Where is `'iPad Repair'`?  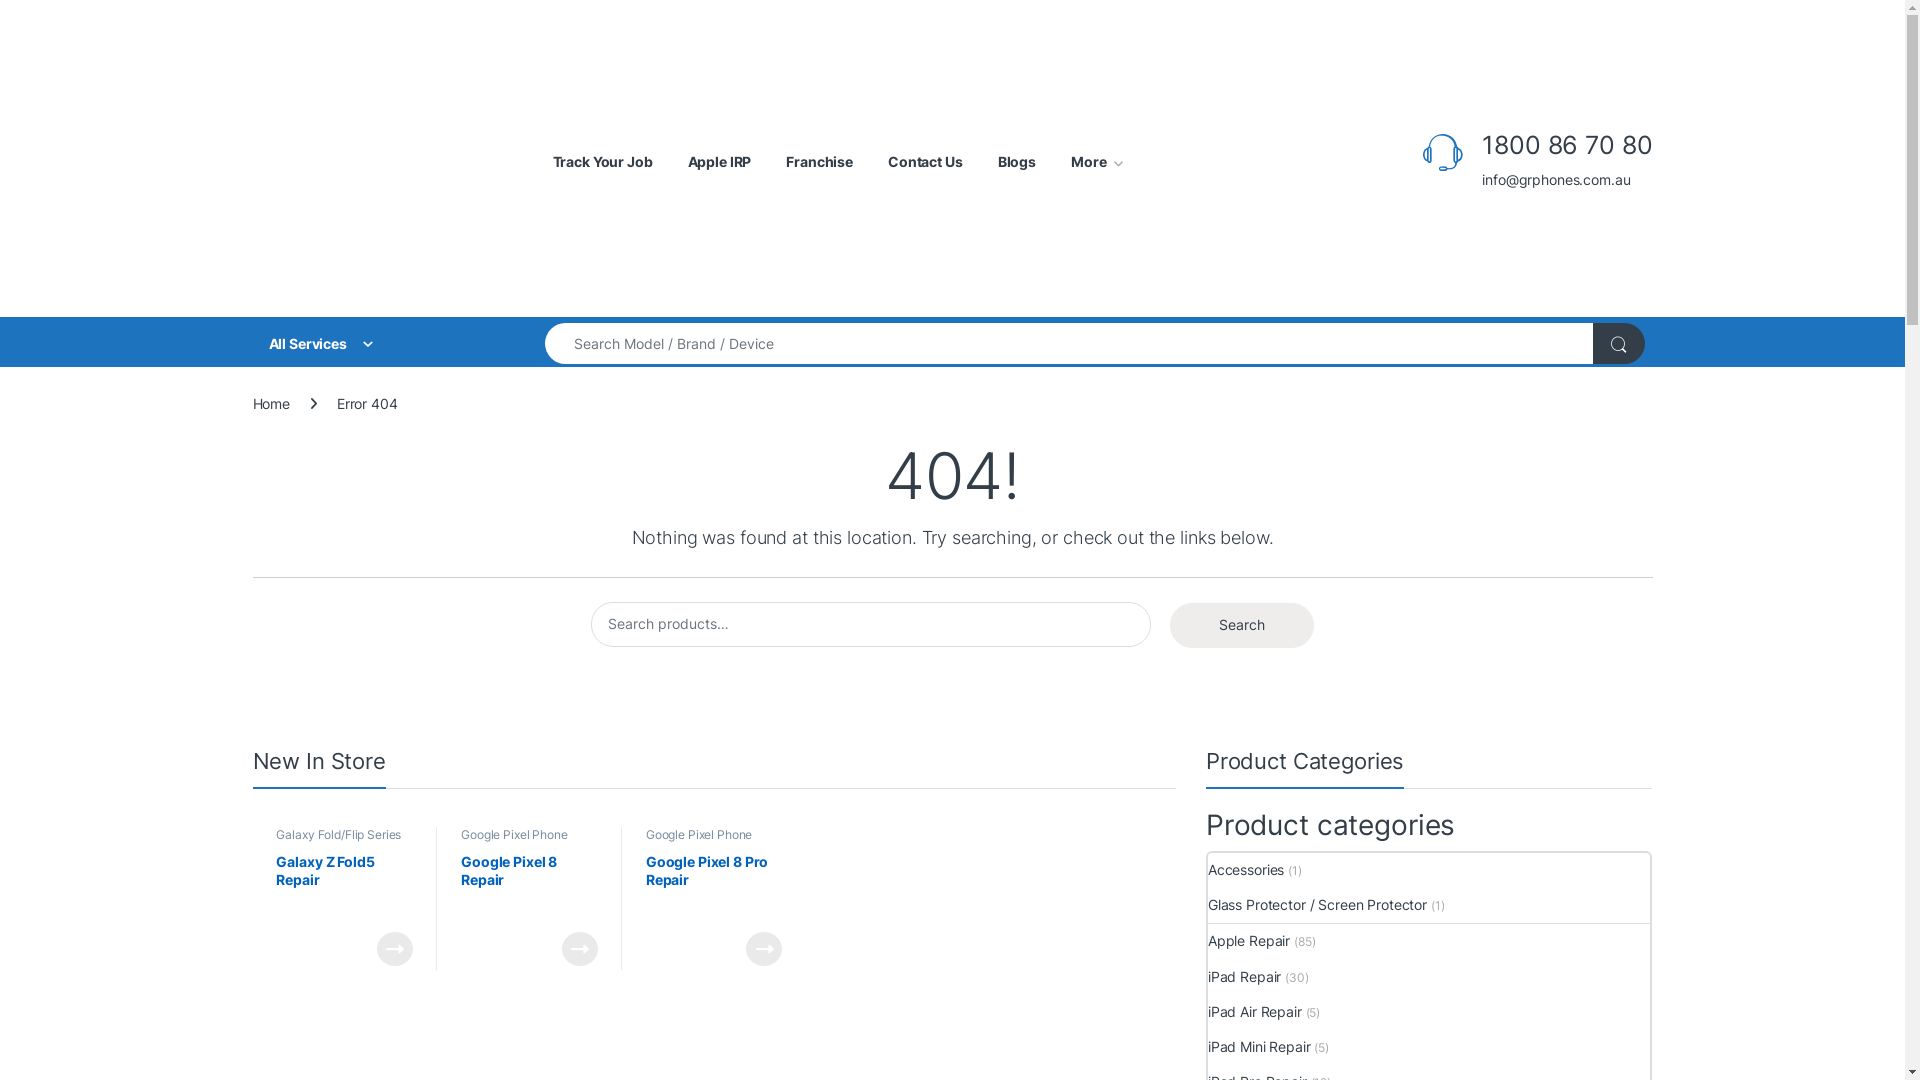 'iPad Repair' is located at coordinates (1207, 975).